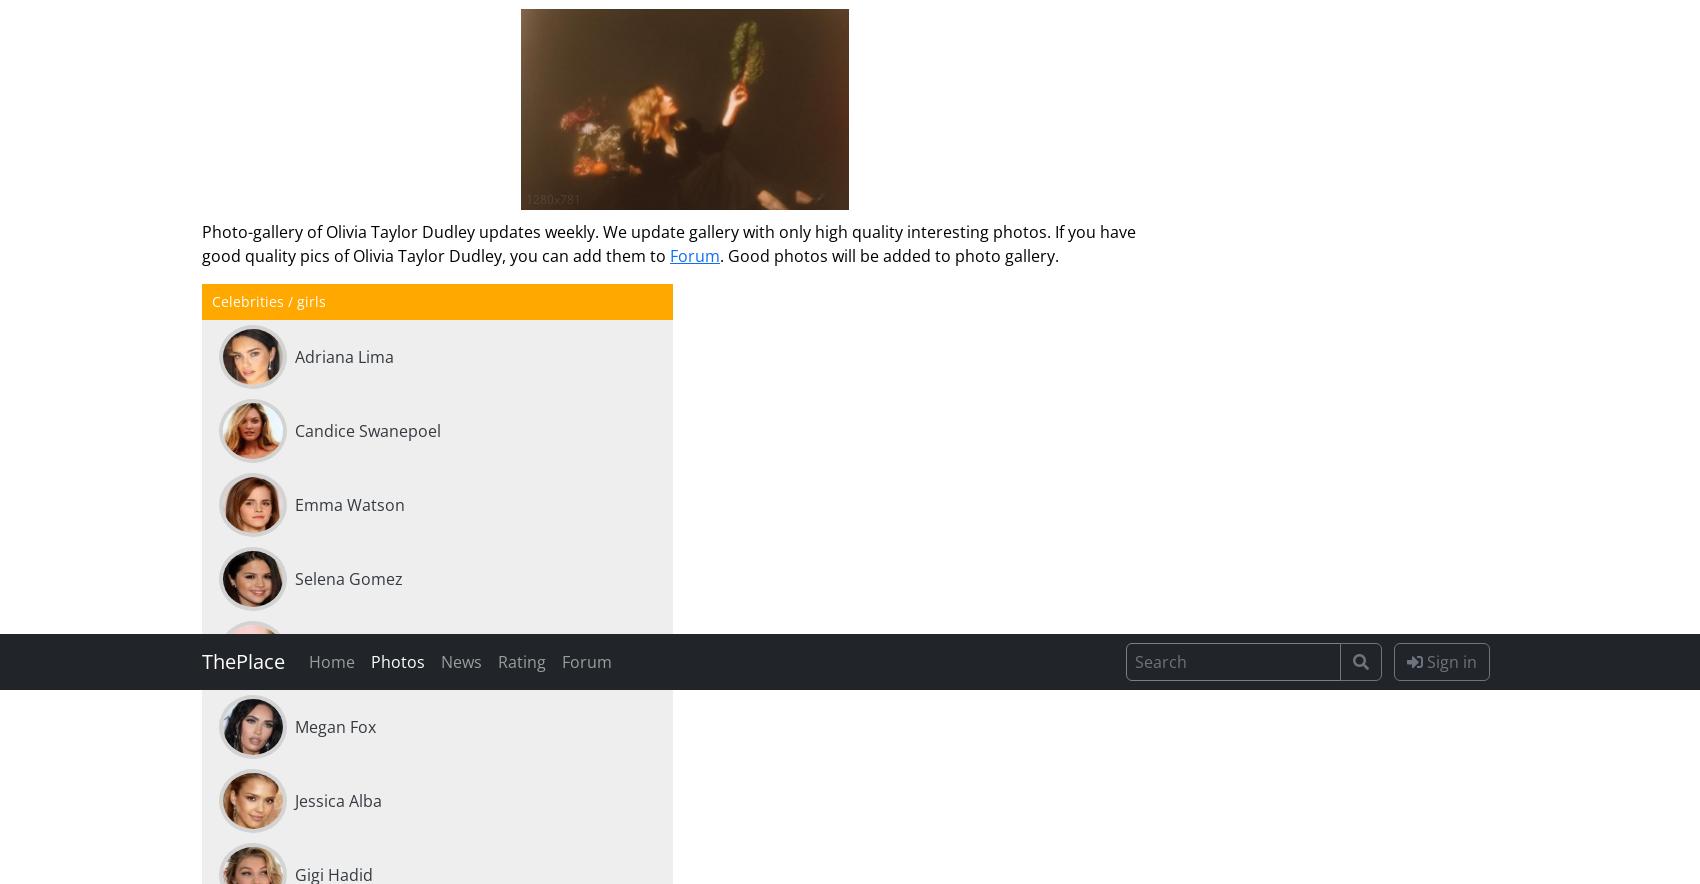 This screenshot has height=884, width=1700. Describe the element at coordinates (359, 22) in the screenshot. I see `'Beyonce Knowles'` at that location.